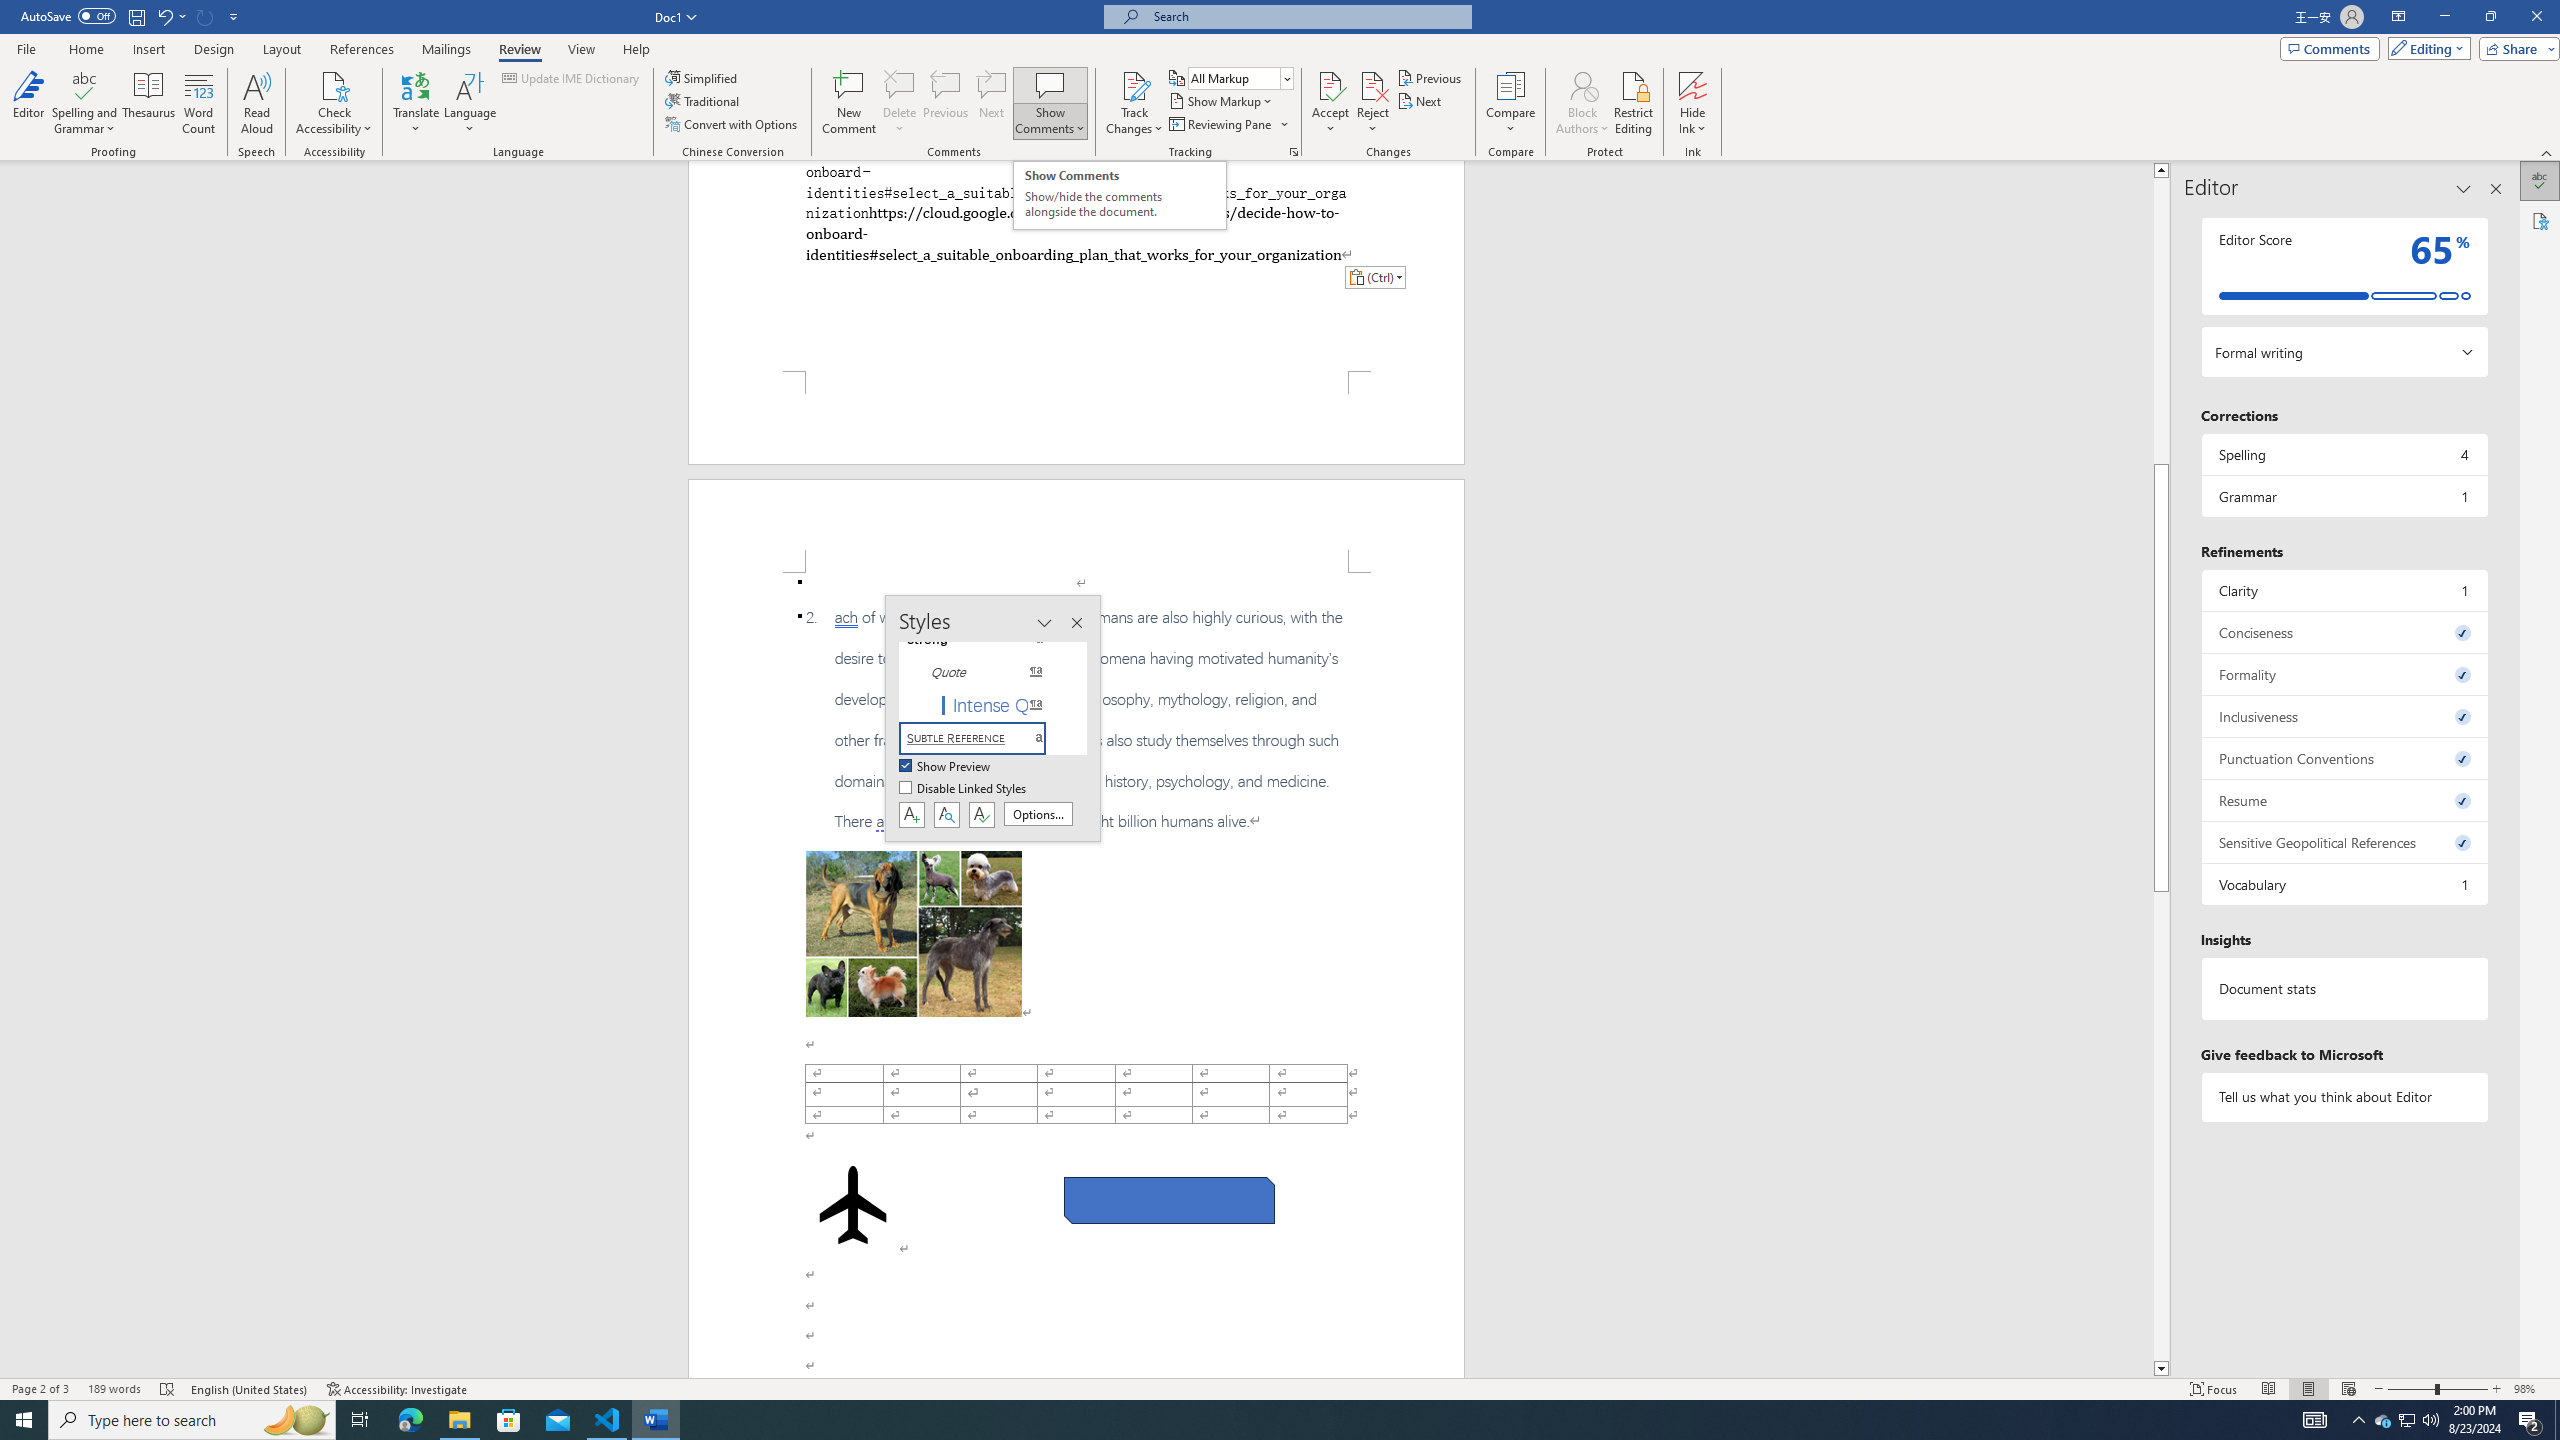  Describe the element at coordinates (416, 103) in the screenshot. I see `'Translate'` at that location.